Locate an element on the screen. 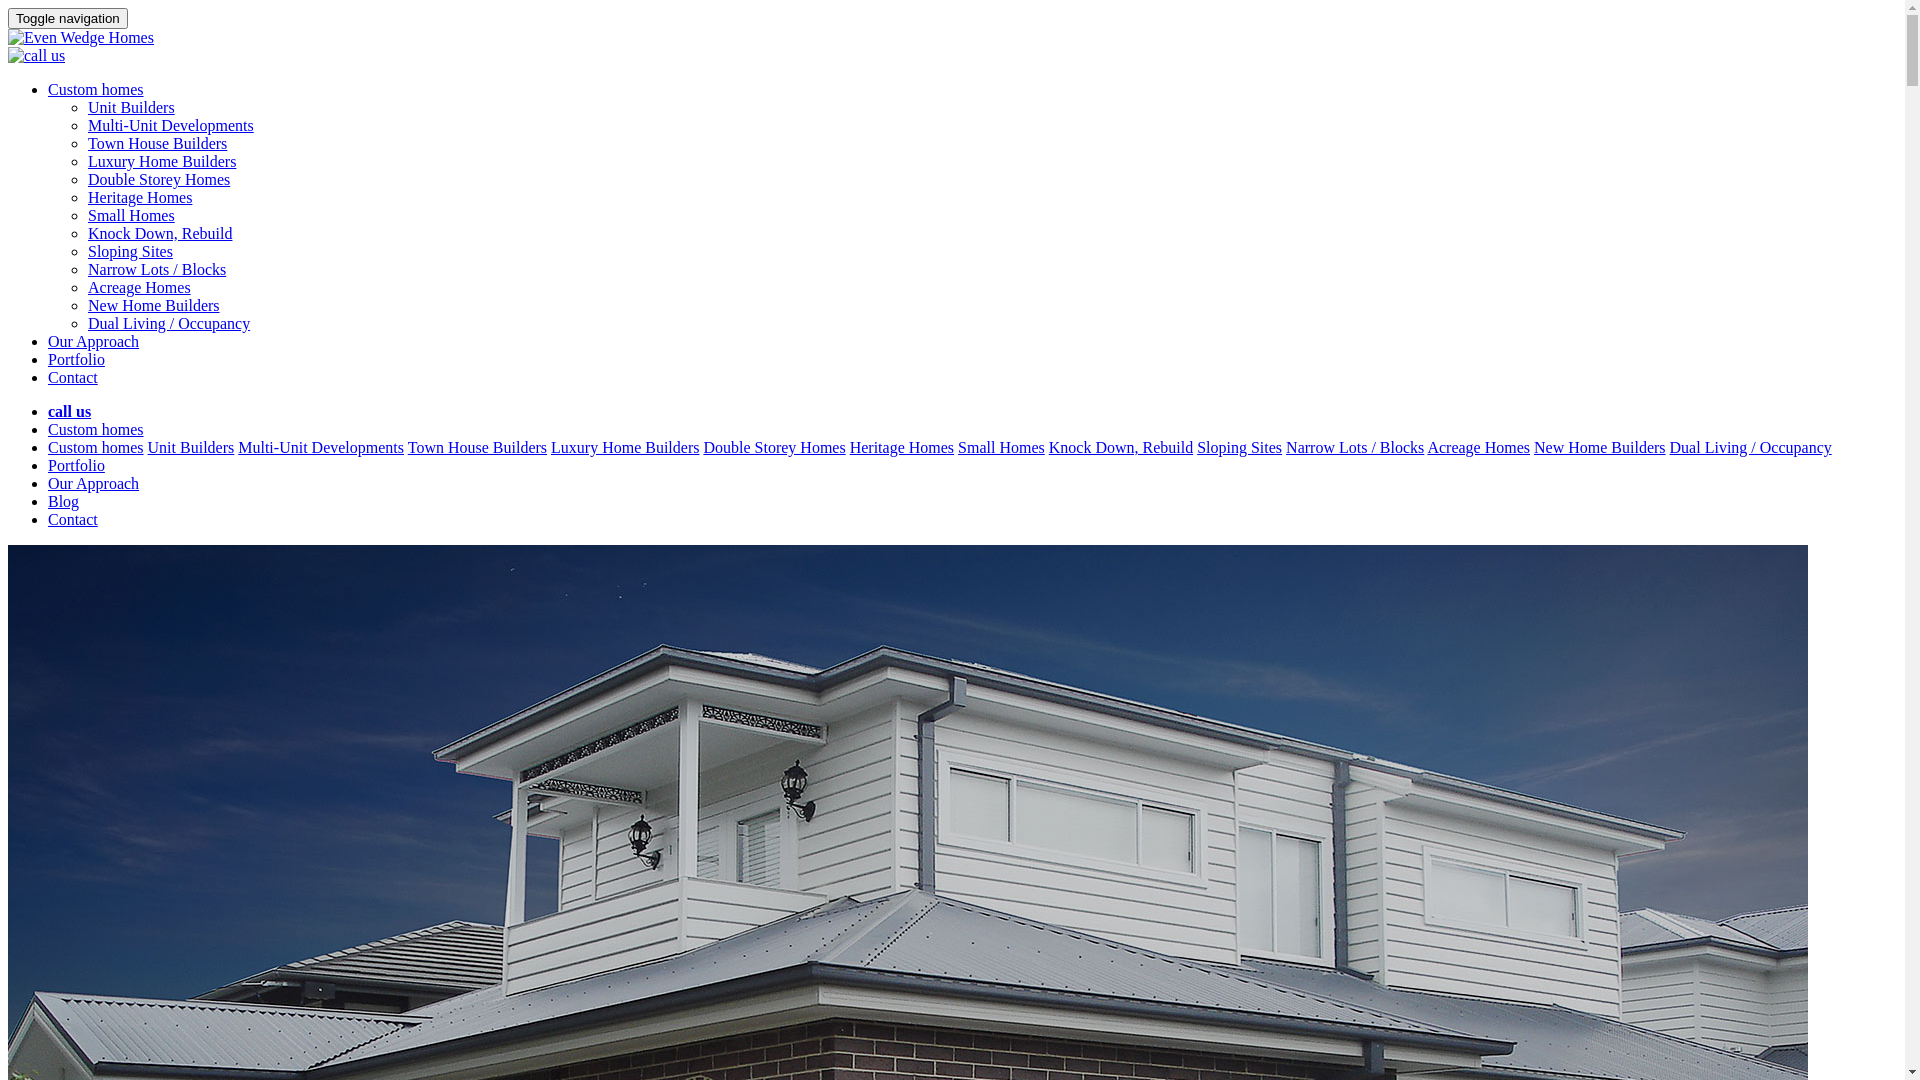  'Heritage Homes' is located at coordinates (901, 446).